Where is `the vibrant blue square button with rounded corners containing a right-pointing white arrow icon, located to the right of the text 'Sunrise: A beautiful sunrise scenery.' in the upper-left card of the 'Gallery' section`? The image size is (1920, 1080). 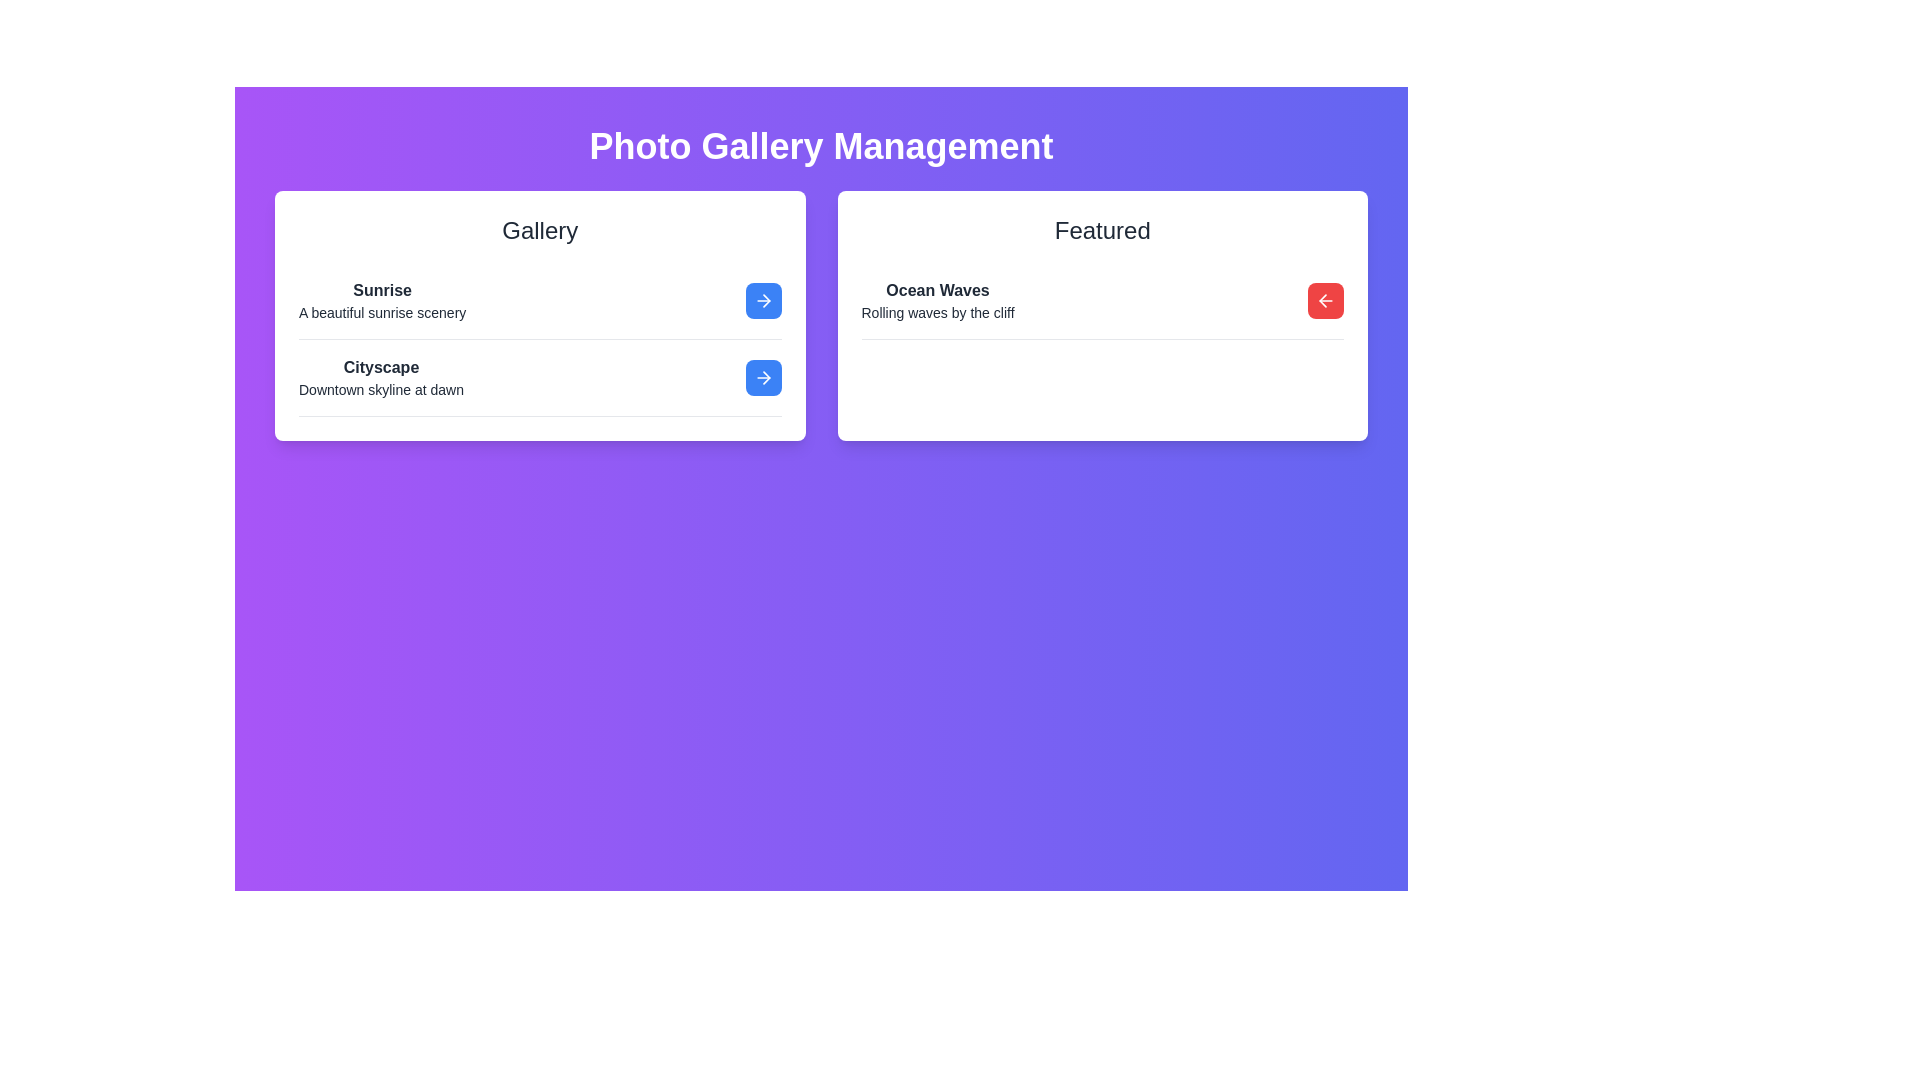
the vibrant blue square button with rounded corners containing a right-pointing white arrow icon, located to the right of the text 'Sunrise: A beautiful sunrise scenery.' in the upper-left card of the 'Gallery' section is located at coordinates (762, 300).